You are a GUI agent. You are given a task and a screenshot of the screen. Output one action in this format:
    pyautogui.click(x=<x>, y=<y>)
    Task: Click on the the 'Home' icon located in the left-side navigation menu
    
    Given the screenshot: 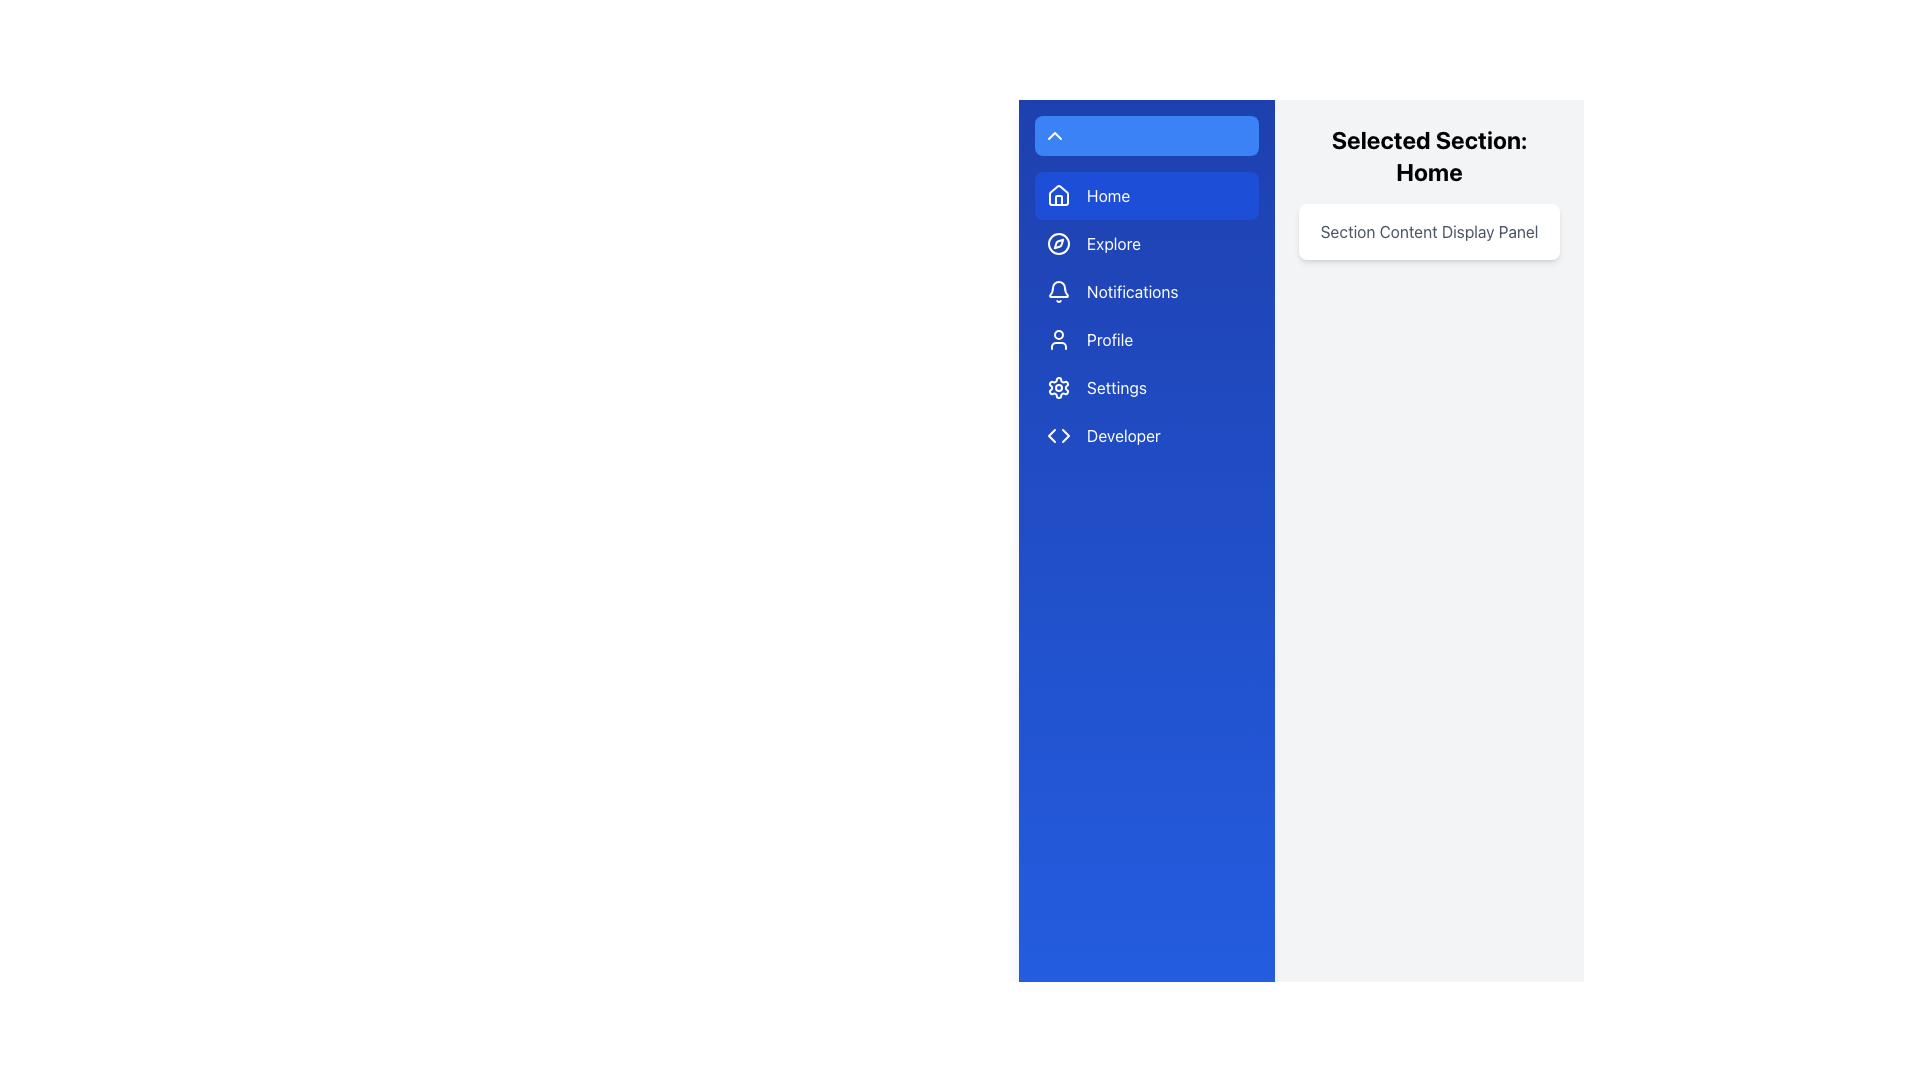 What is the action you would take?
    pyautogui.click(x=1058, y=195)
    